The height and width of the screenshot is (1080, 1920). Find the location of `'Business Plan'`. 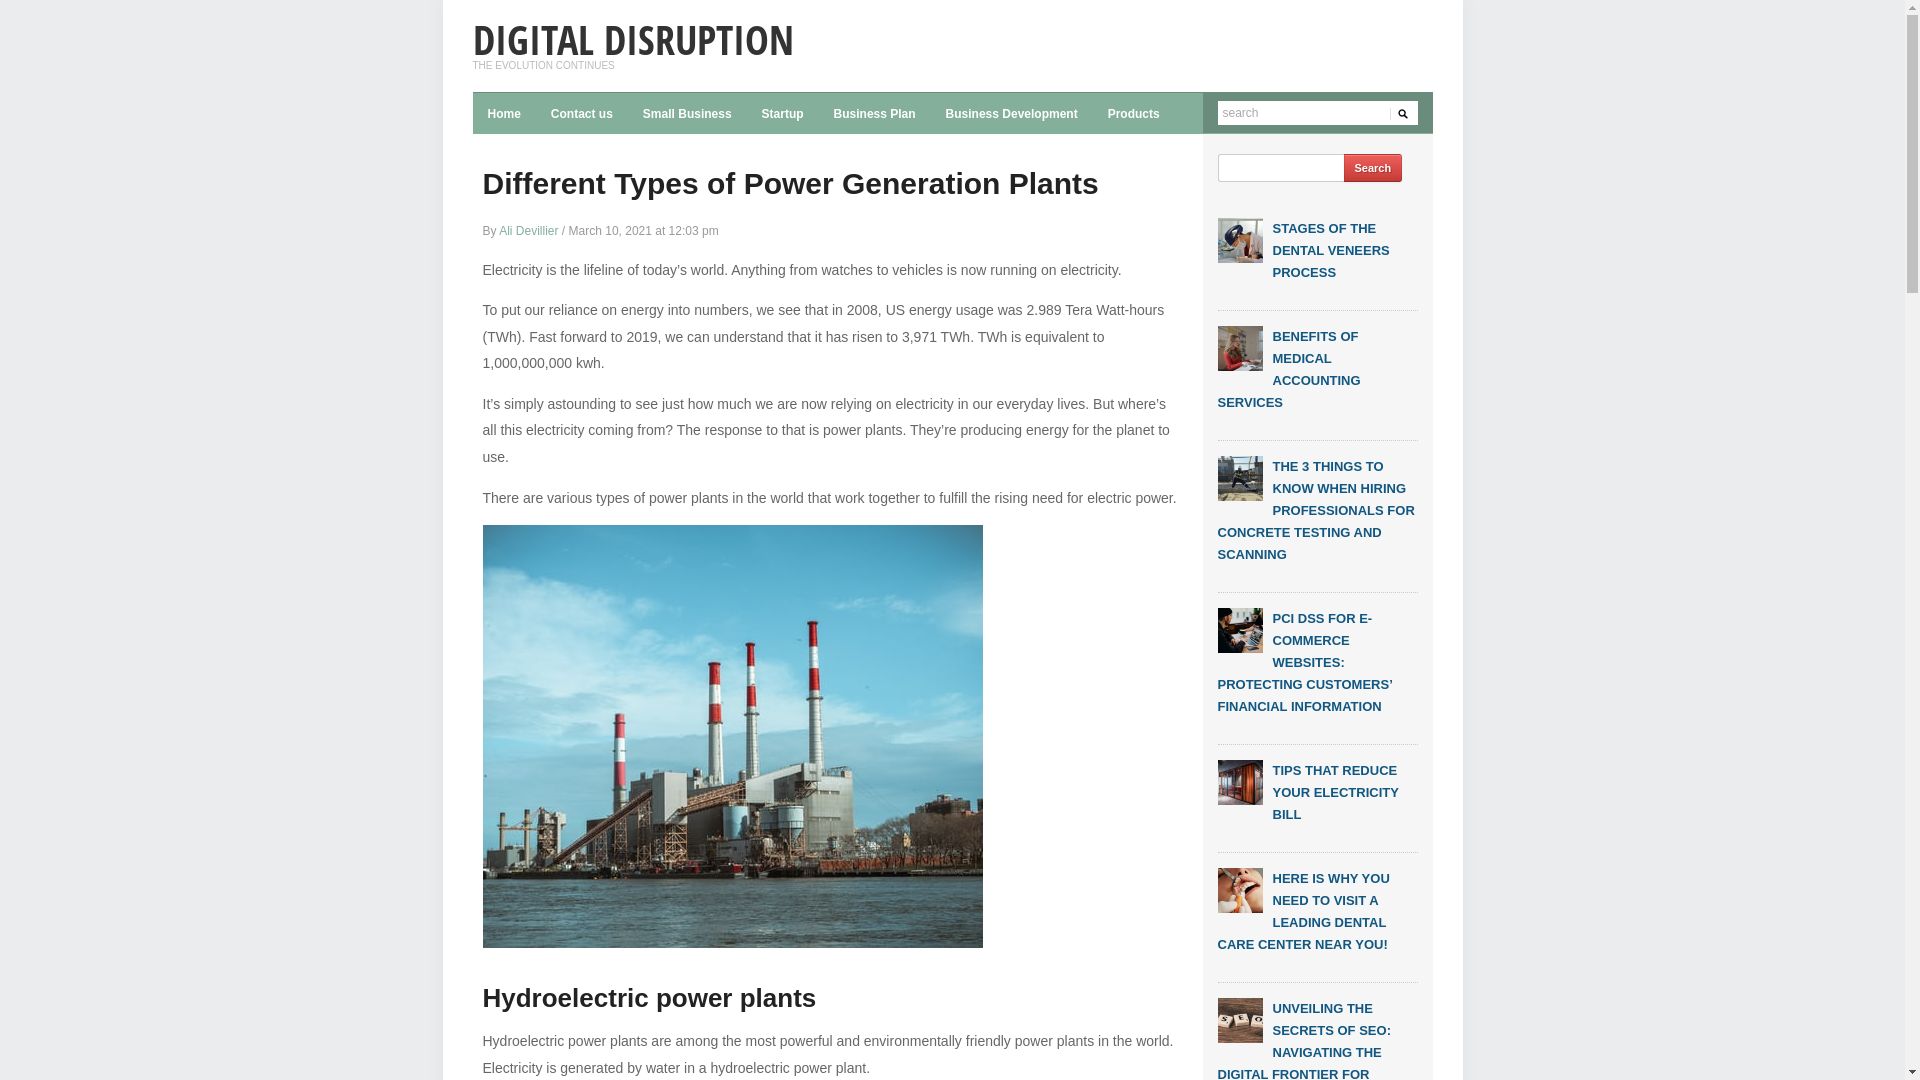

'Business Plan' is located at coordinates (874, 112).